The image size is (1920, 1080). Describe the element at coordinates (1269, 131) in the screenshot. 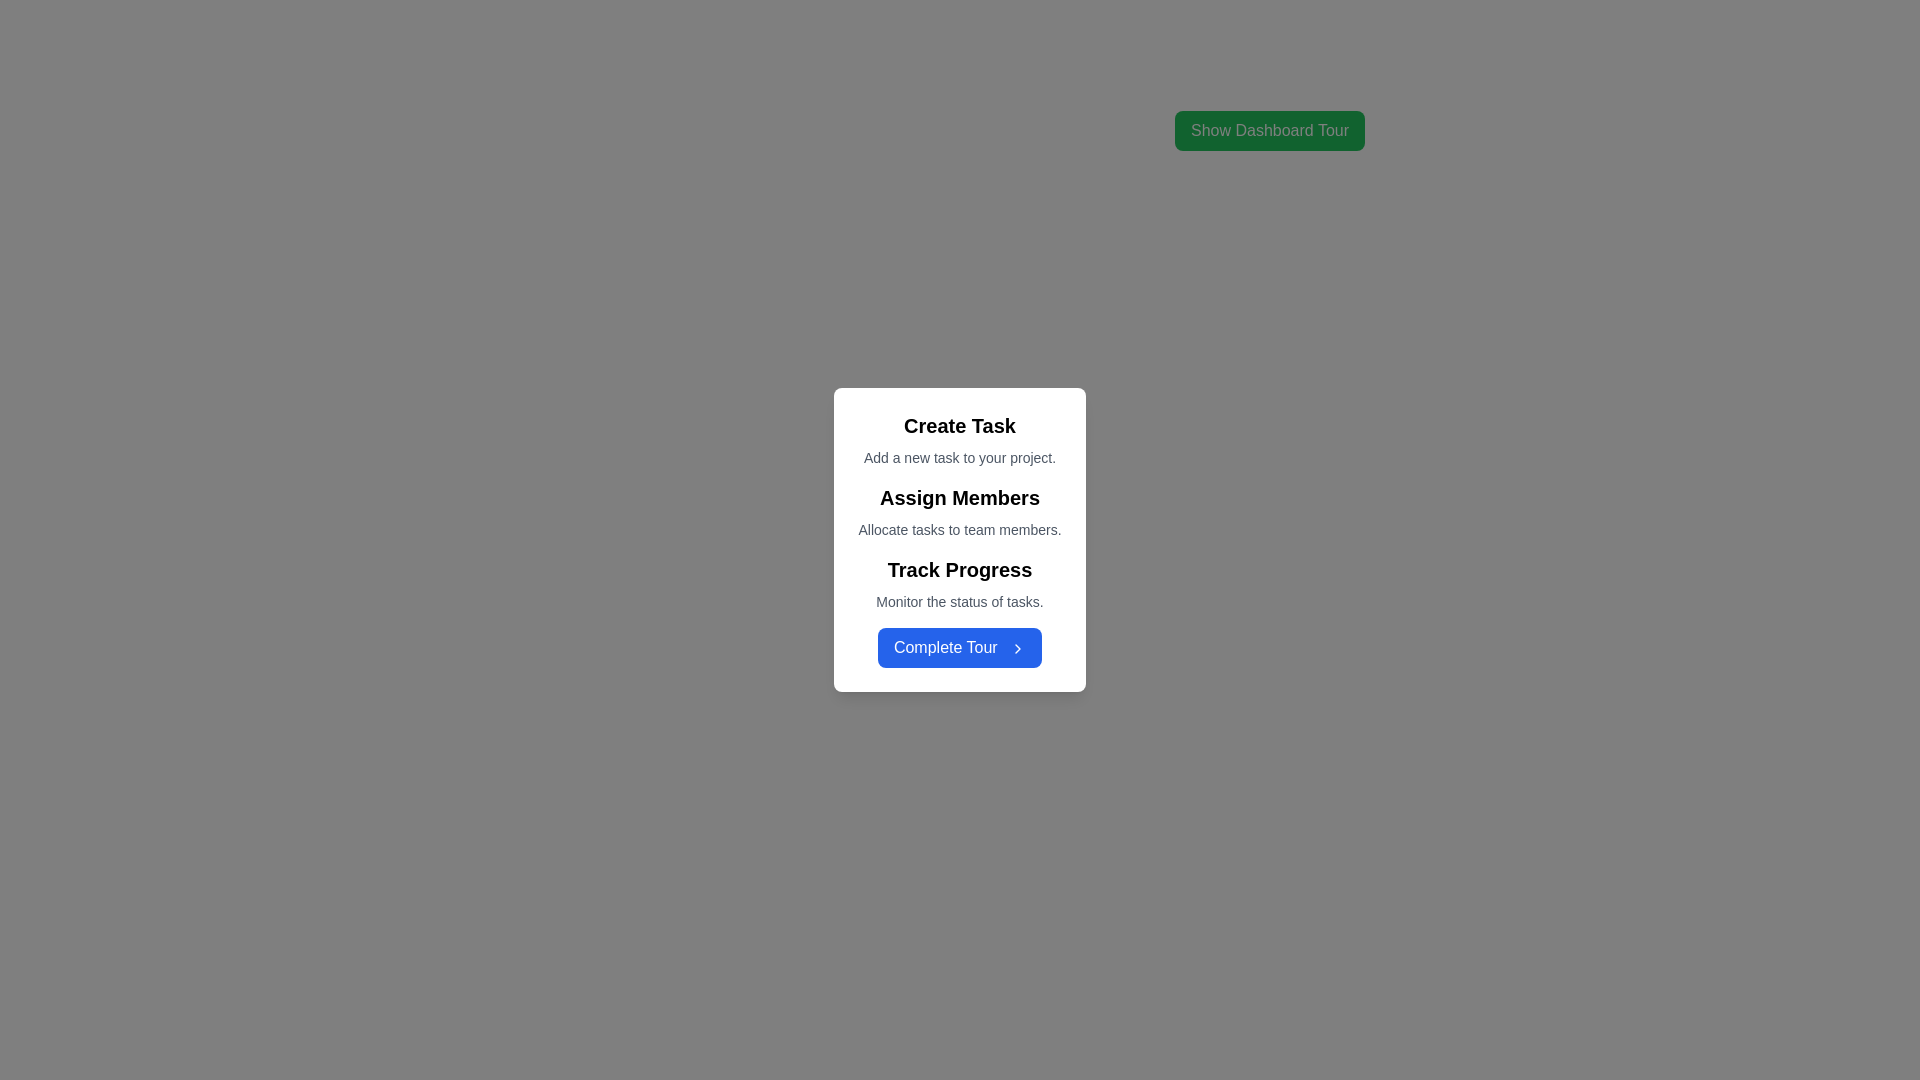

I see `the green rectangular button labeled 'Show Dashboard Tour' to initiate the dashboard tour` at that location.